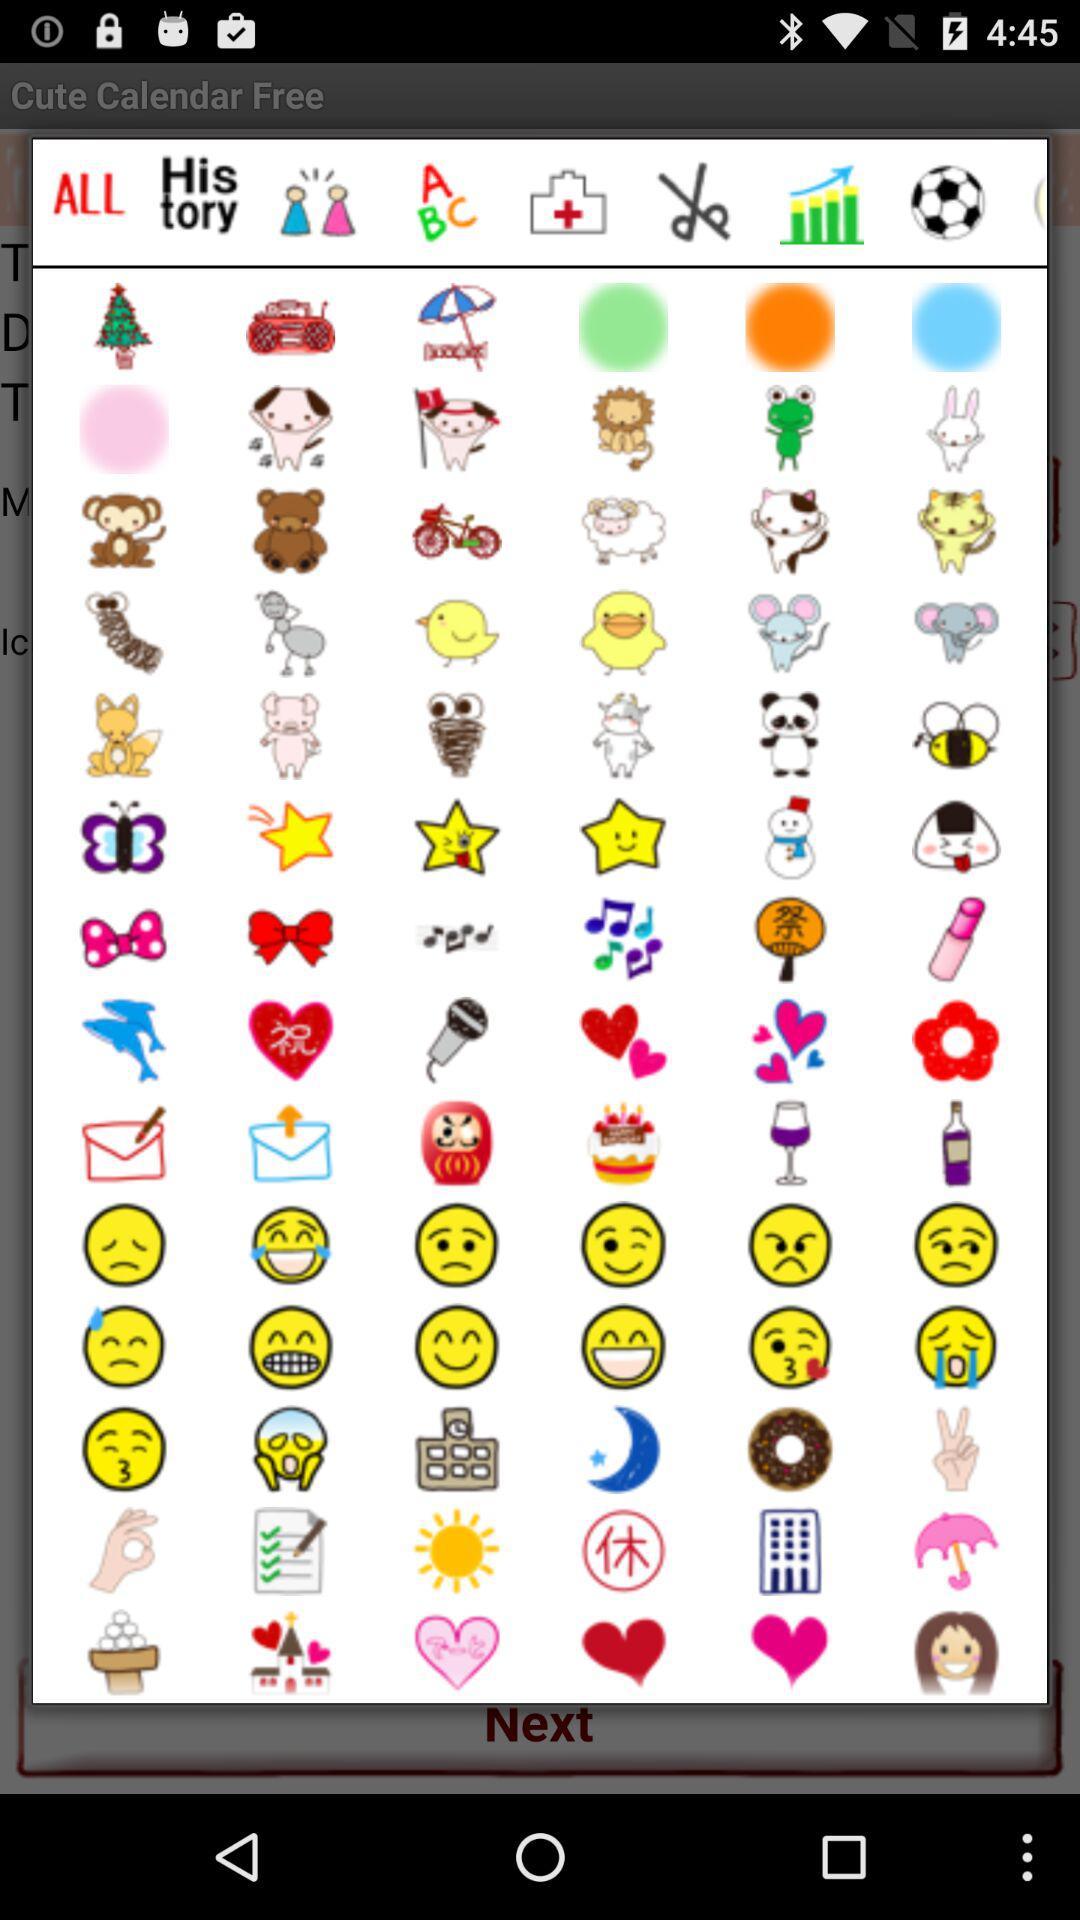 This screenshot has width=1080, height=1920. Describe the element at coordinates (442, 202) in the screenshot. I see `abc emoji` at that location.